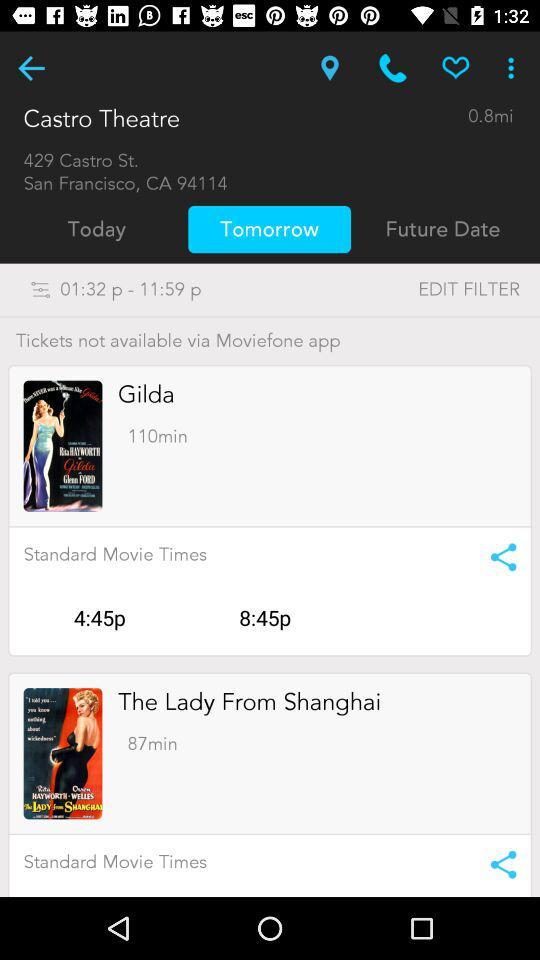 The image size is (540, 960). I want to click on the lady from item, so click(249, 702).